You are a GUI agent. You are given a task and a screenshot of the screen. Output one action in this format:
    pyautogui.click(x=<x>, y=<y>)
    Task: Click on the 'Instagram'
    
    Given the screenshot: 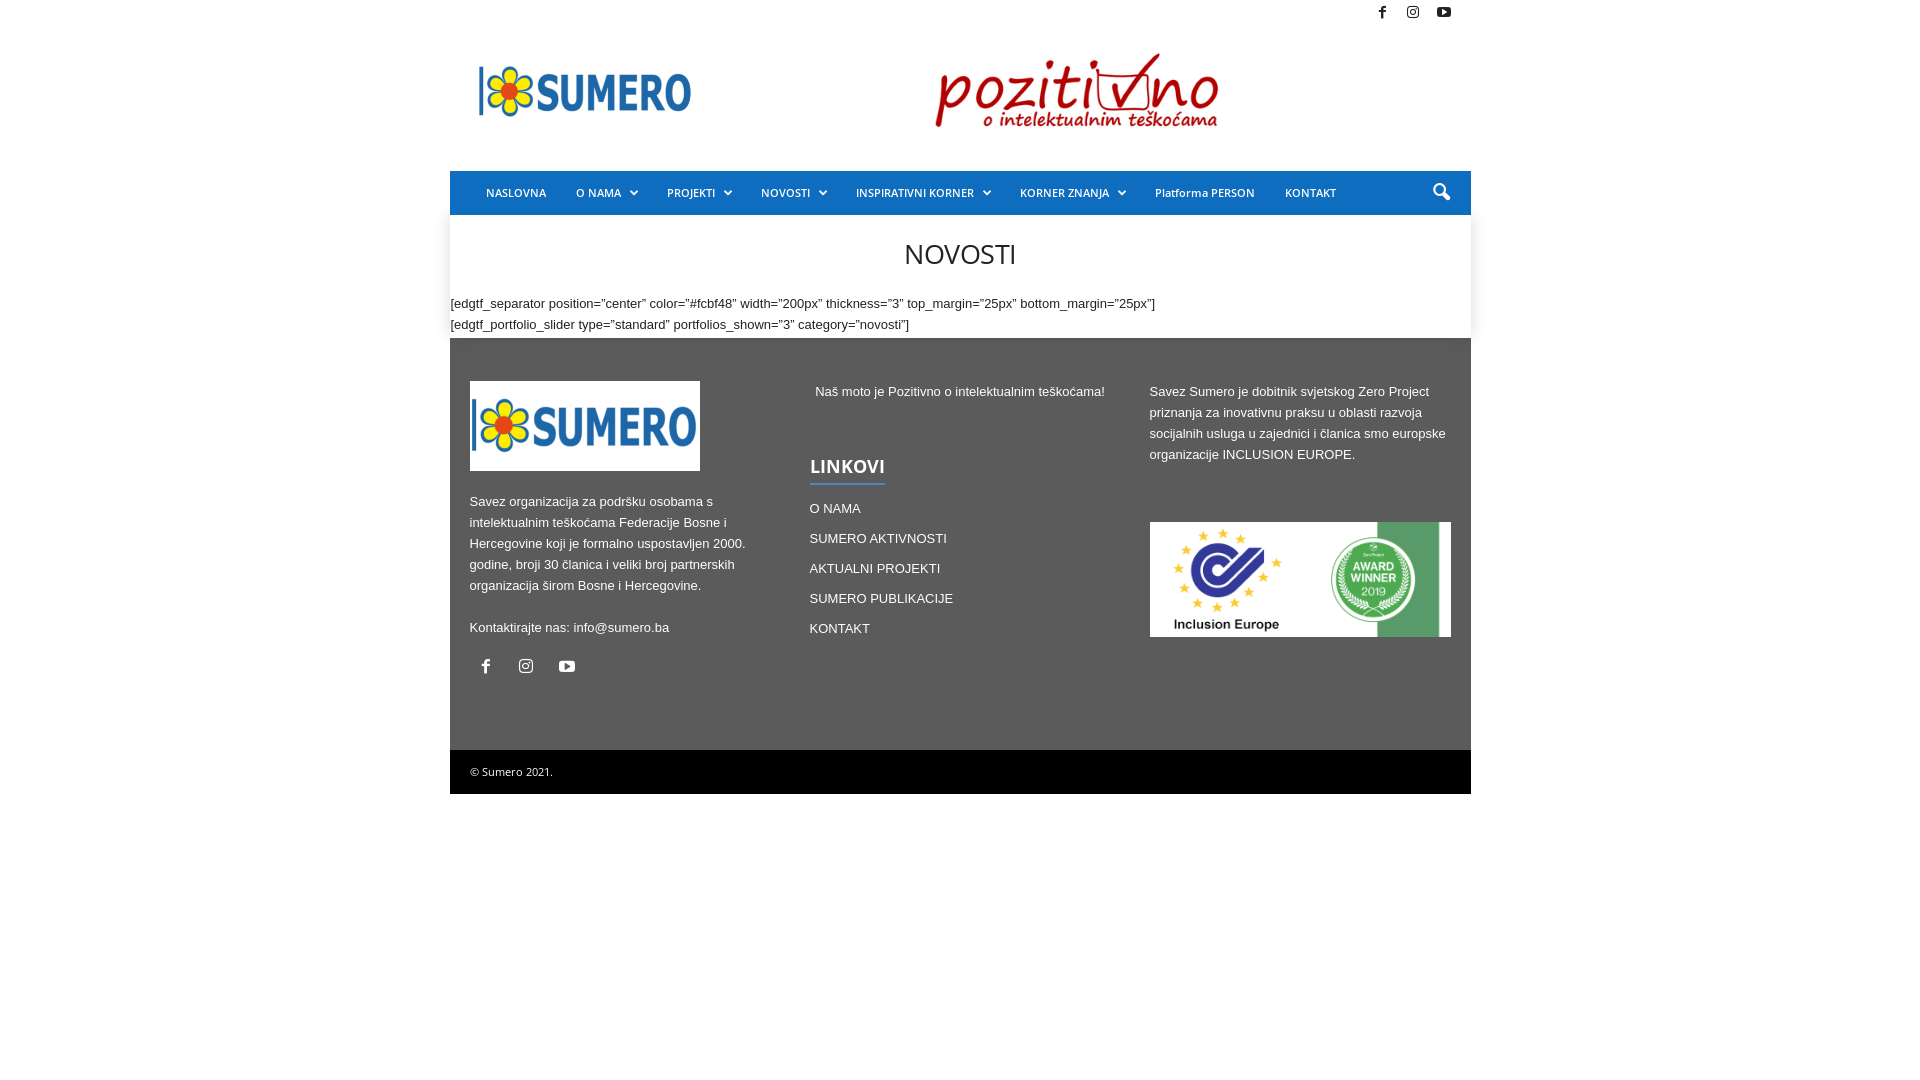 What is the action you would take?
    pyautogui.click(x=530, y=668)
    